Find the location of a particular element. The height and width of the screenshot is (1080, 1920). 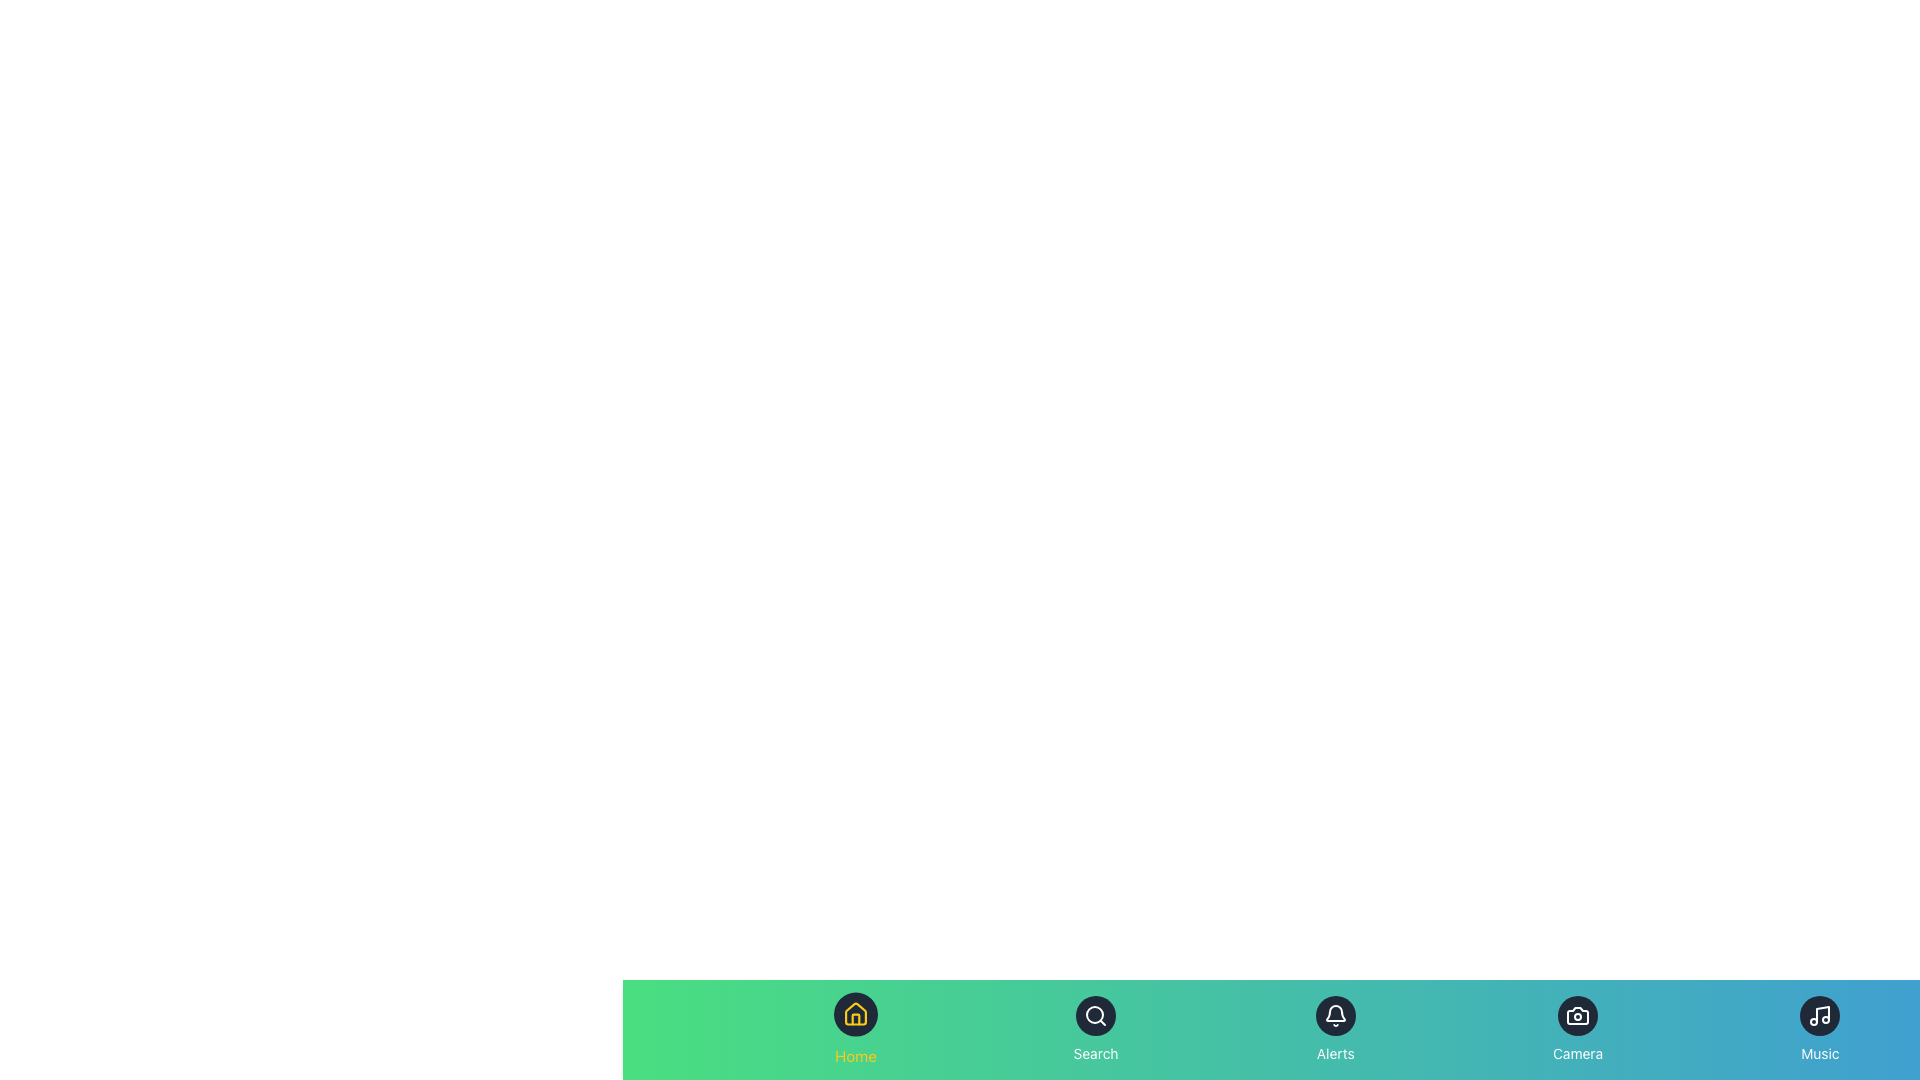

the circular camera icon with a dark background and white outlines located is located at coordinates (1577, 1015).